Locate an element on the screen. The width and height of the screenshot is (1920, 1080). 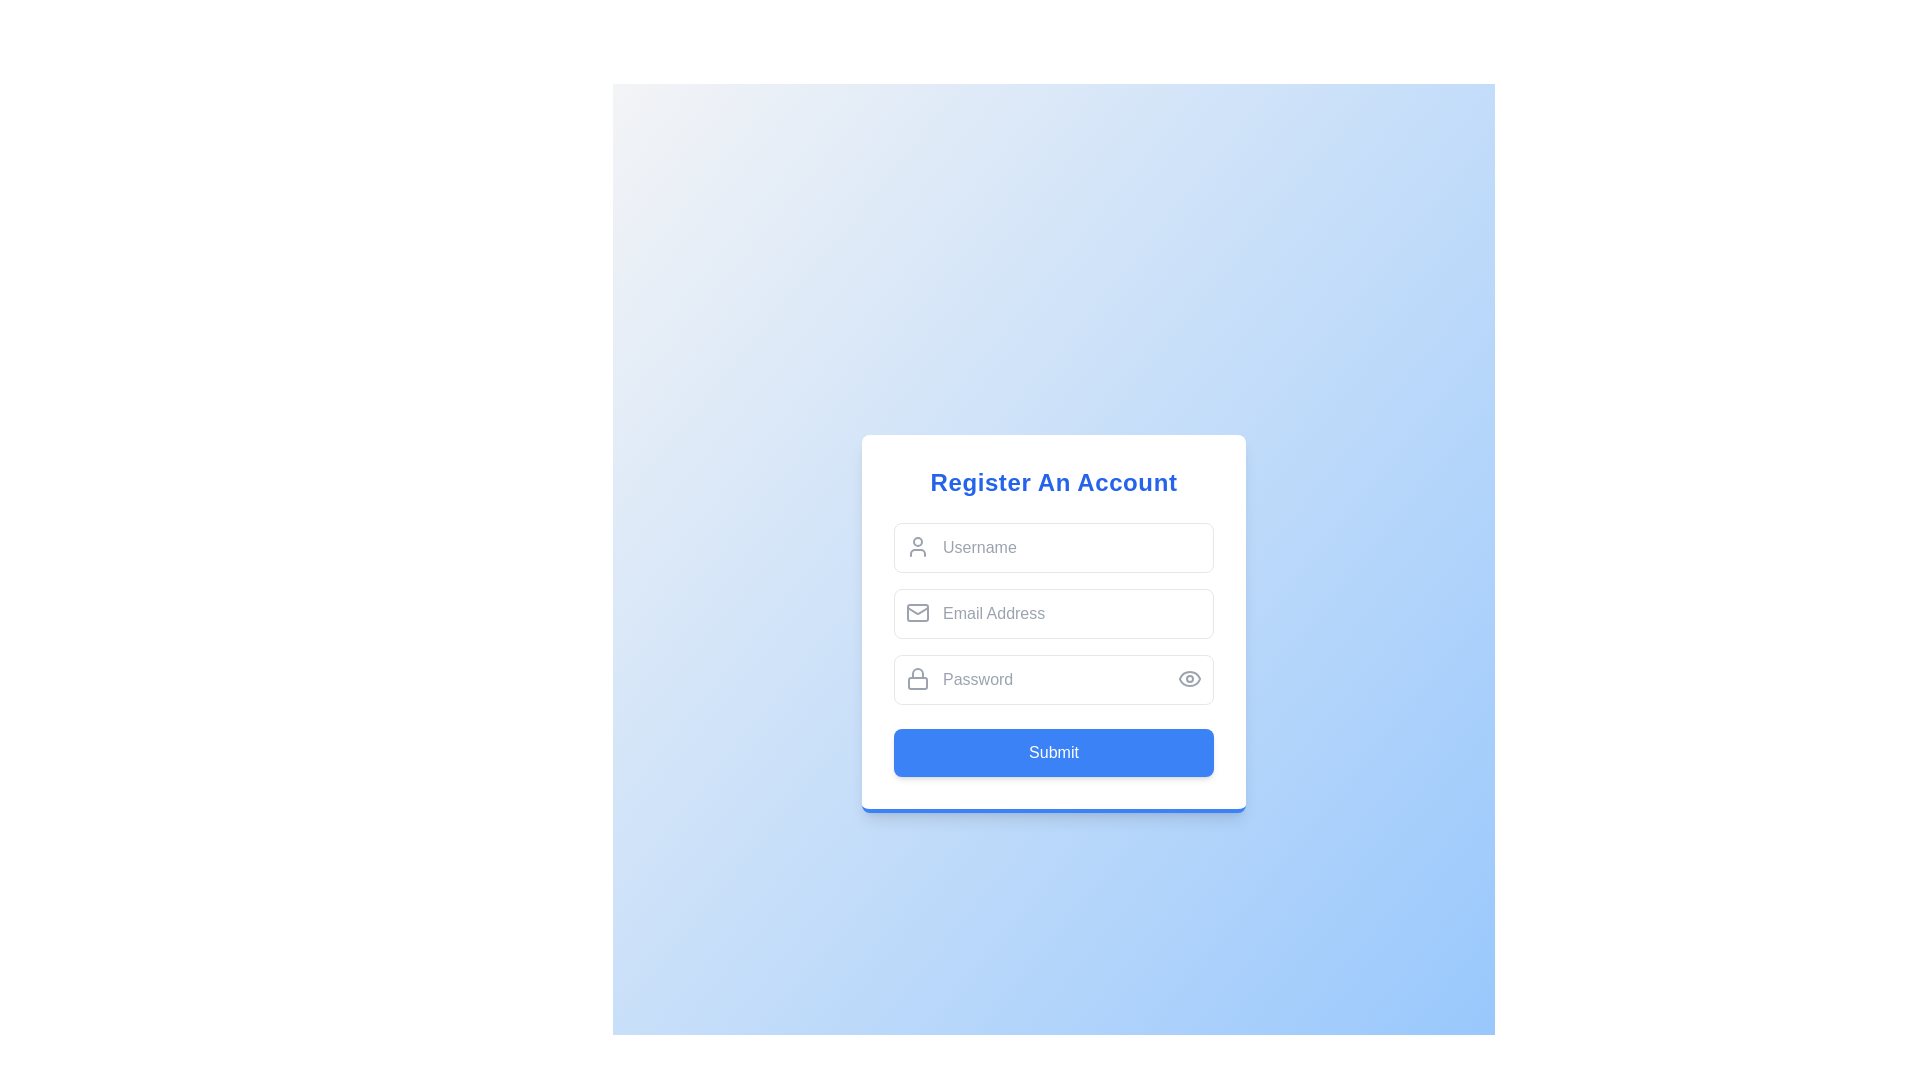
the button with an eye icon, styled in gray, located to the right of the password input field is located at coordinates (1190, 677).